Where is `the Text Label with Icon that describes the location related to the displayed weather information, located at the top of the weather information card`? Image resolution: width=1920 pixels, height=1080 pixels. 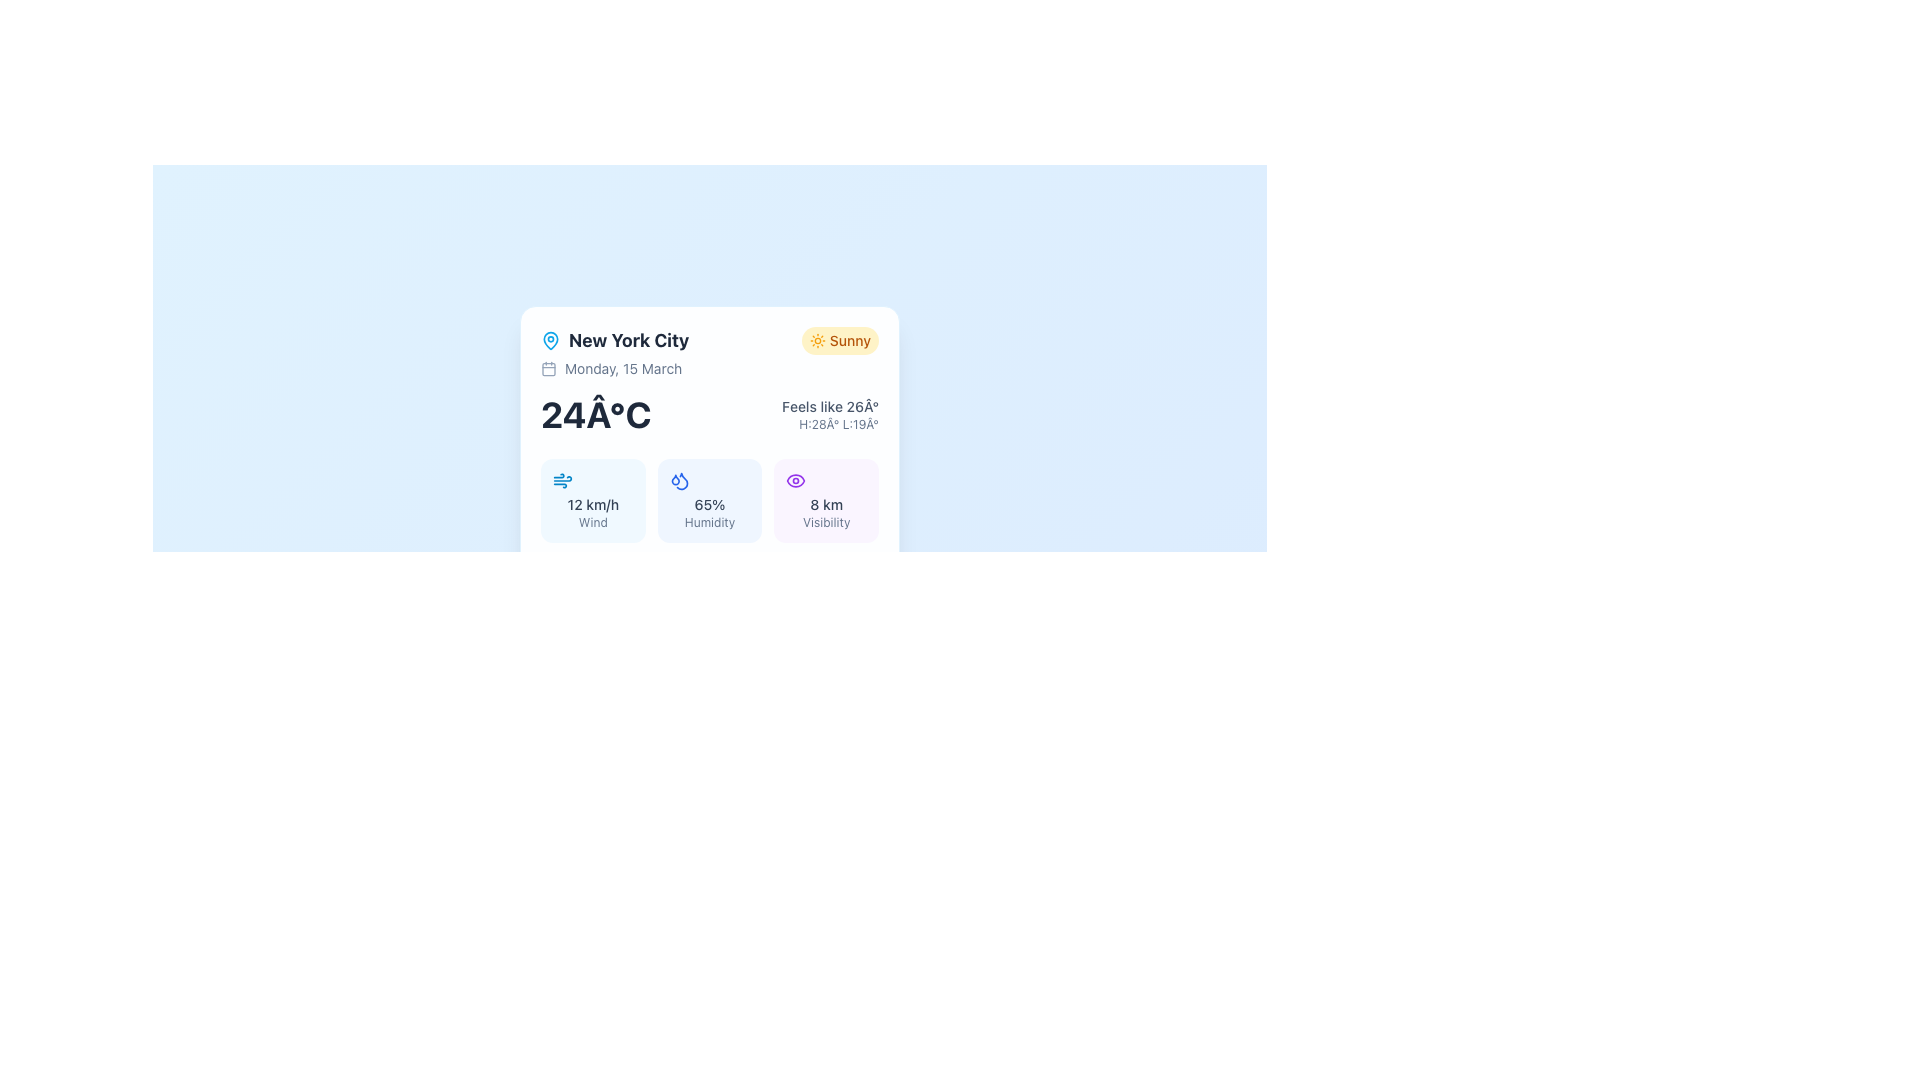 the Text Label with Icon that describes the location related to the displayed weather information, located at the top of the weather information card is located at coordinates (614, 339).